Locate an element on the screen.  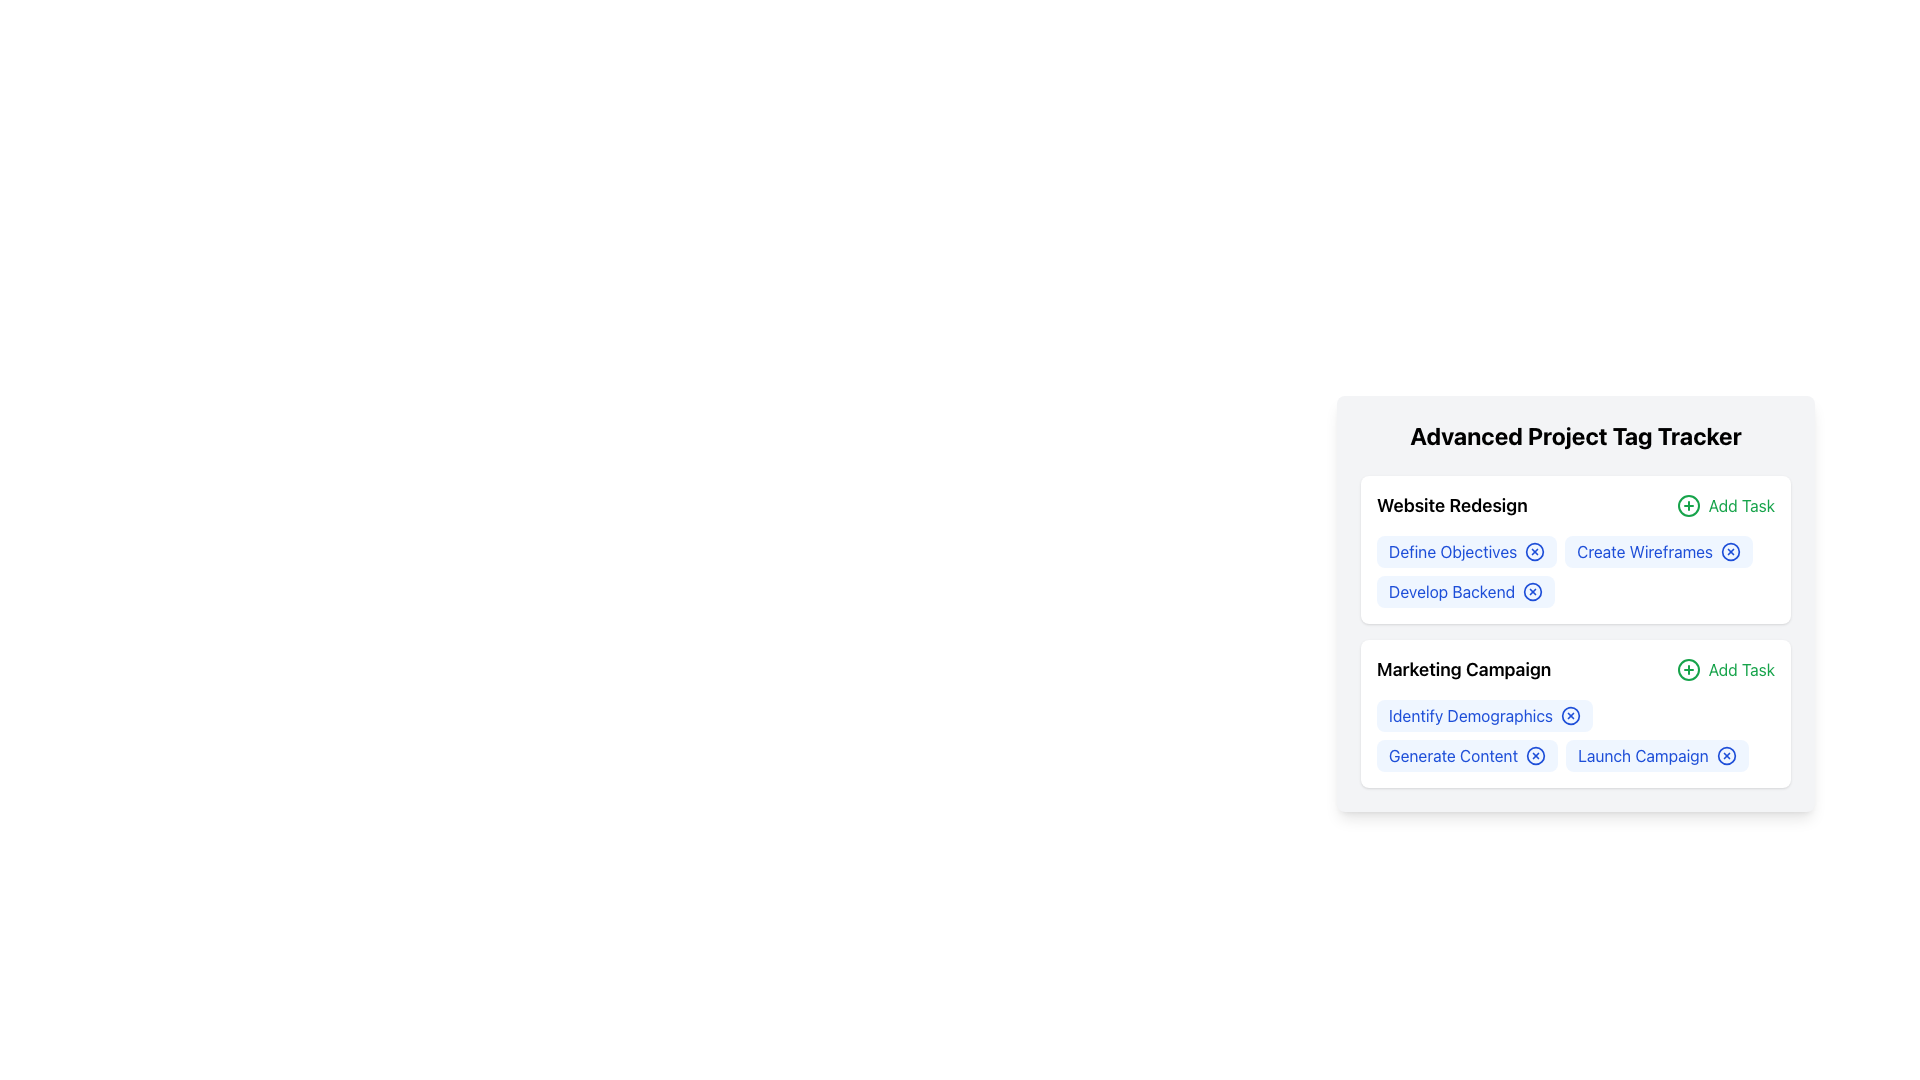
the labels in the 'Marketing Campaign' section to interact with tasks is located at coordinates (1574, 712).